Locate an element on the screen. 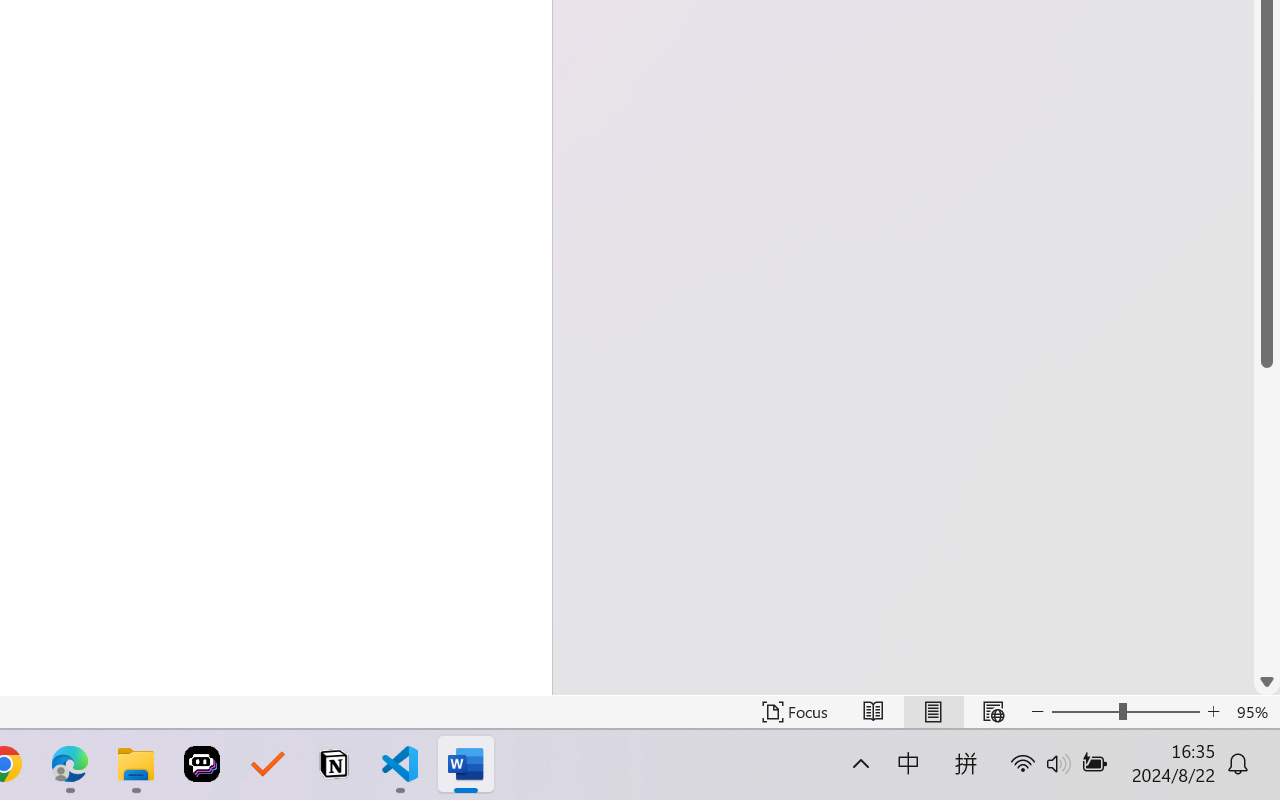 This screenshot has height=800, width=1280. 'Line down' is located at coordinates (1266, 682).